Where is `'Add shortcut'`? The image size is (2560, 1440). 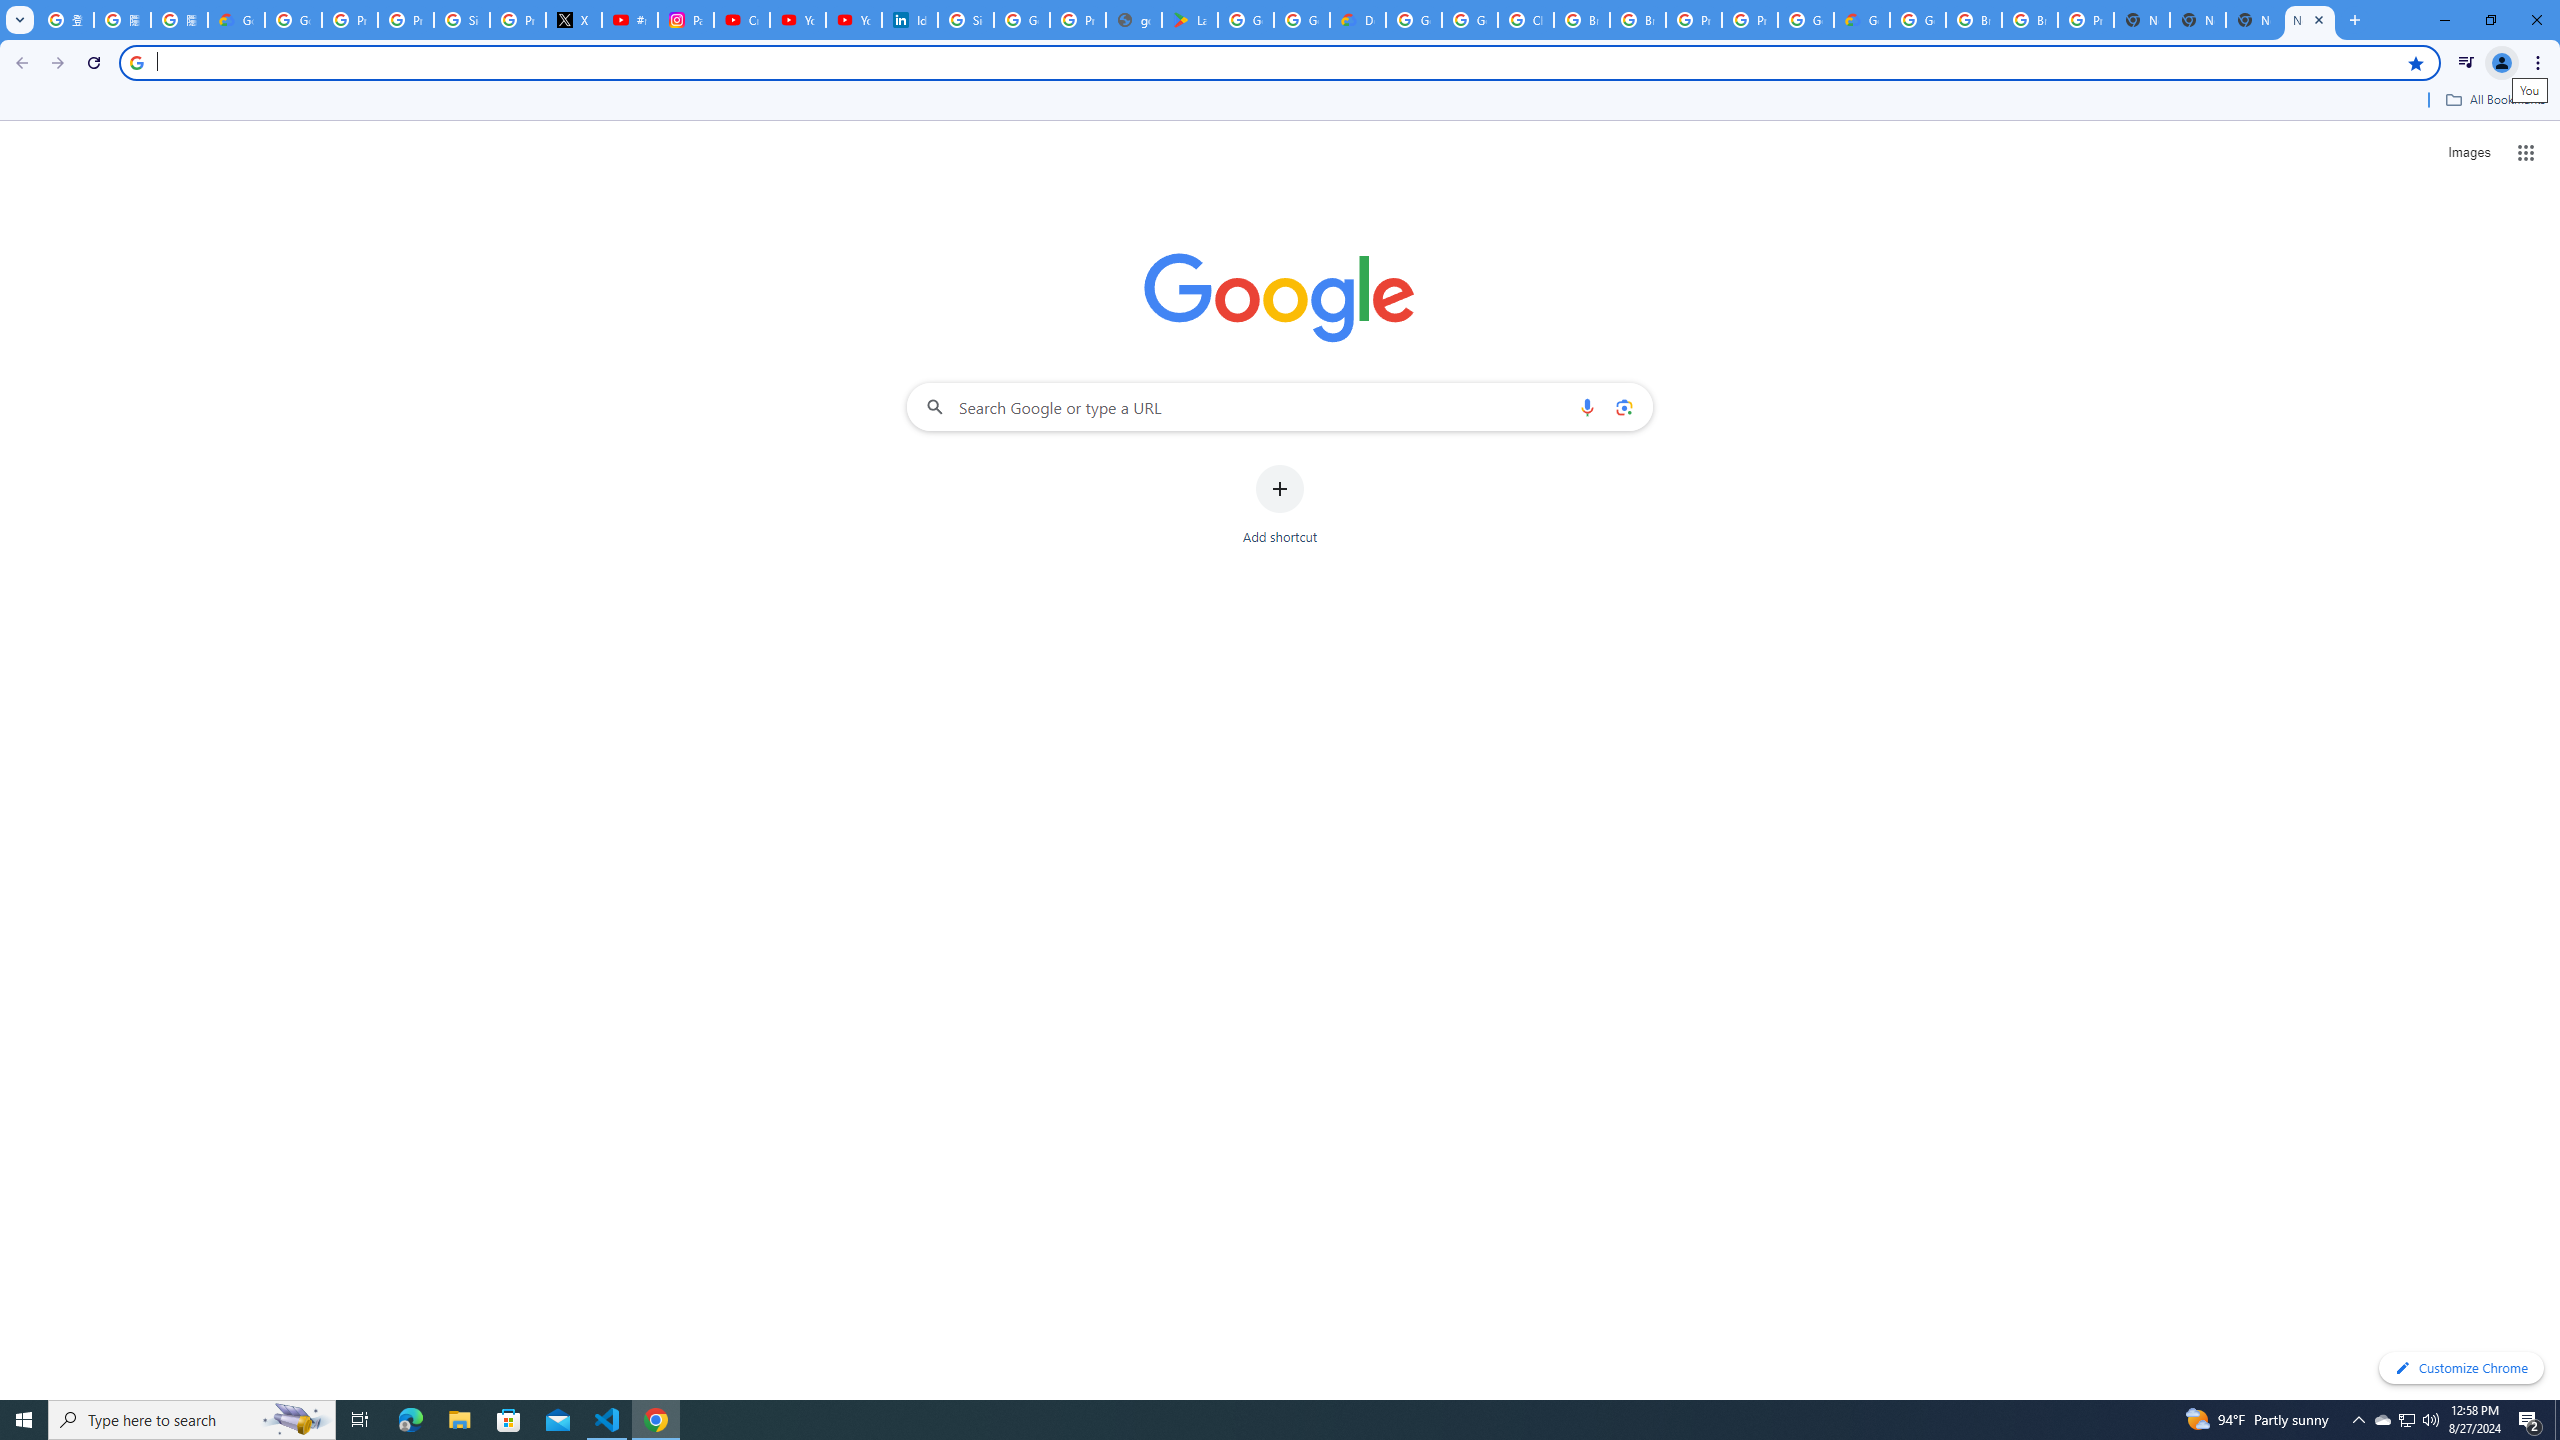 'Add shortcut' is located at coordinates (1280, 505).